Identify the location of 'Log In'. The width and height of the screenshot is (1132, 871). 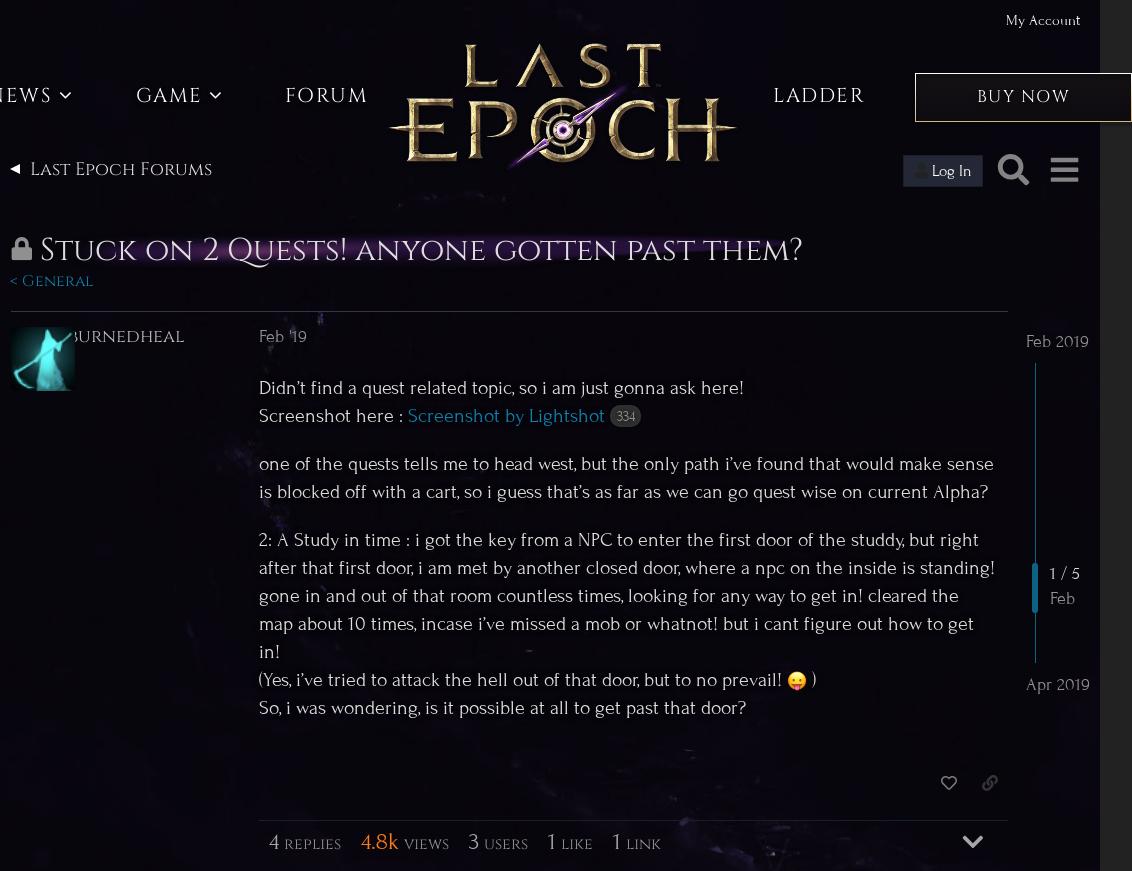
(951, 170).